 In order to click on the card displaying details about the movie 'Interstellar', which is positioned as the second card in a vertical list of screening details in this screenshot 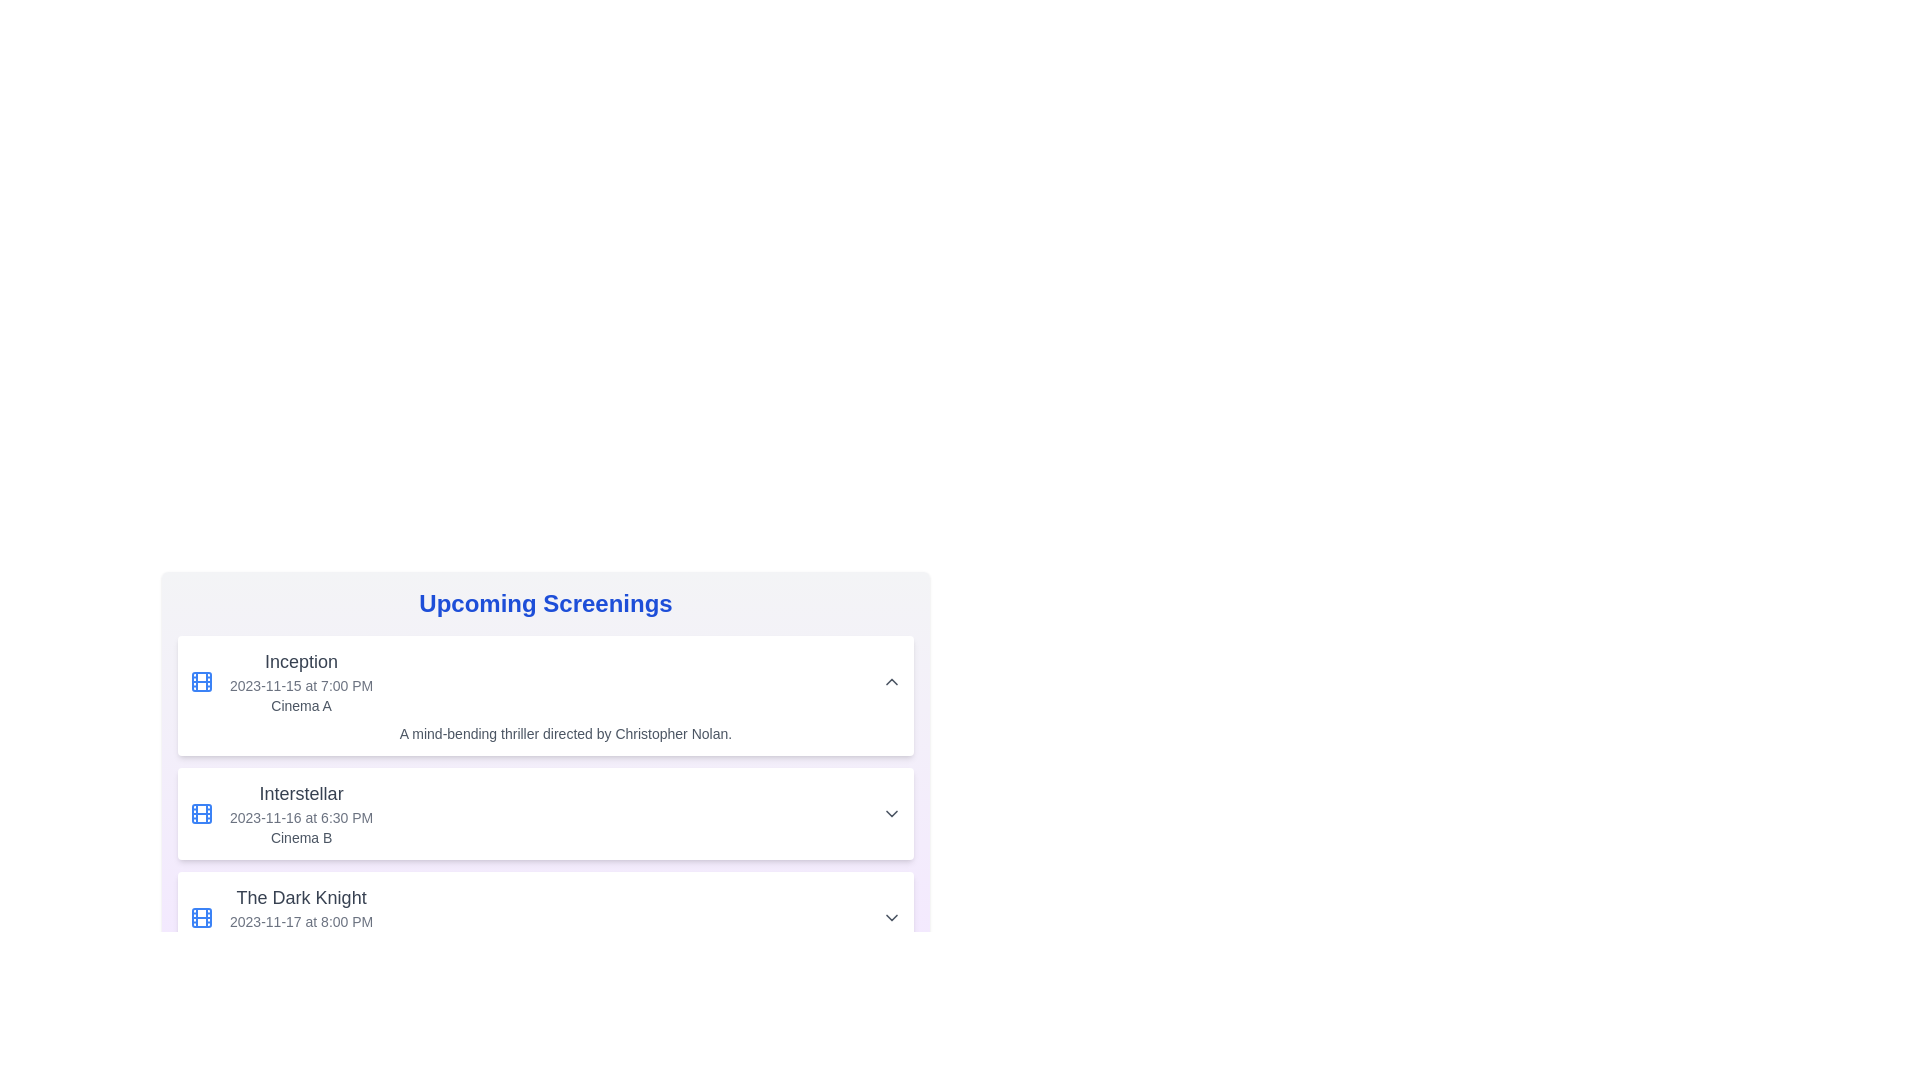, I will do `click(546, 774)`.